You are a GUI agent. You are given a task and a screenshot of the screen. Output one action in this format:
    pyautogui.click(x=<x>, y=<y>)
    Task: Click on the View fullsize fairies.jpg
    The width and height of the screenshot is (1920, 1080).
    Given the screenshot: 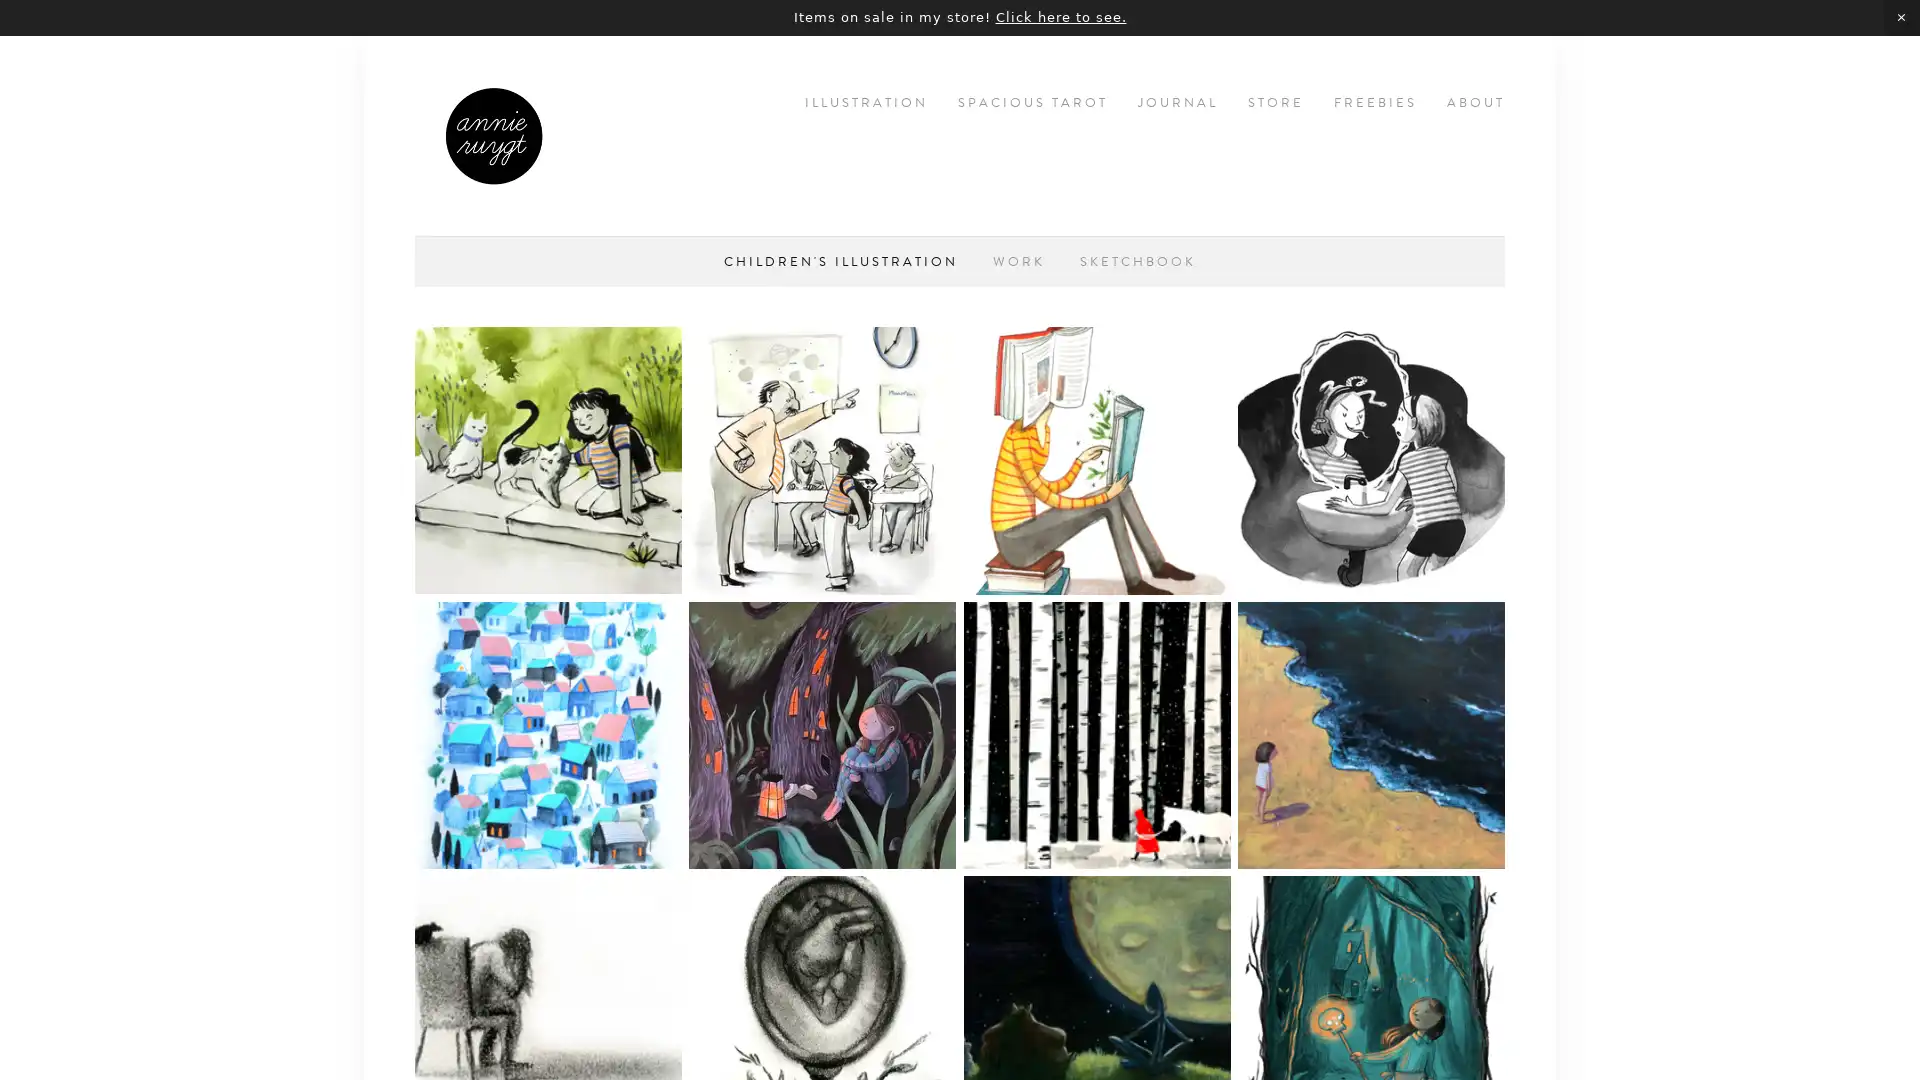 What is the action you would take?
    pyautogui.click(x=822, y=734)
    